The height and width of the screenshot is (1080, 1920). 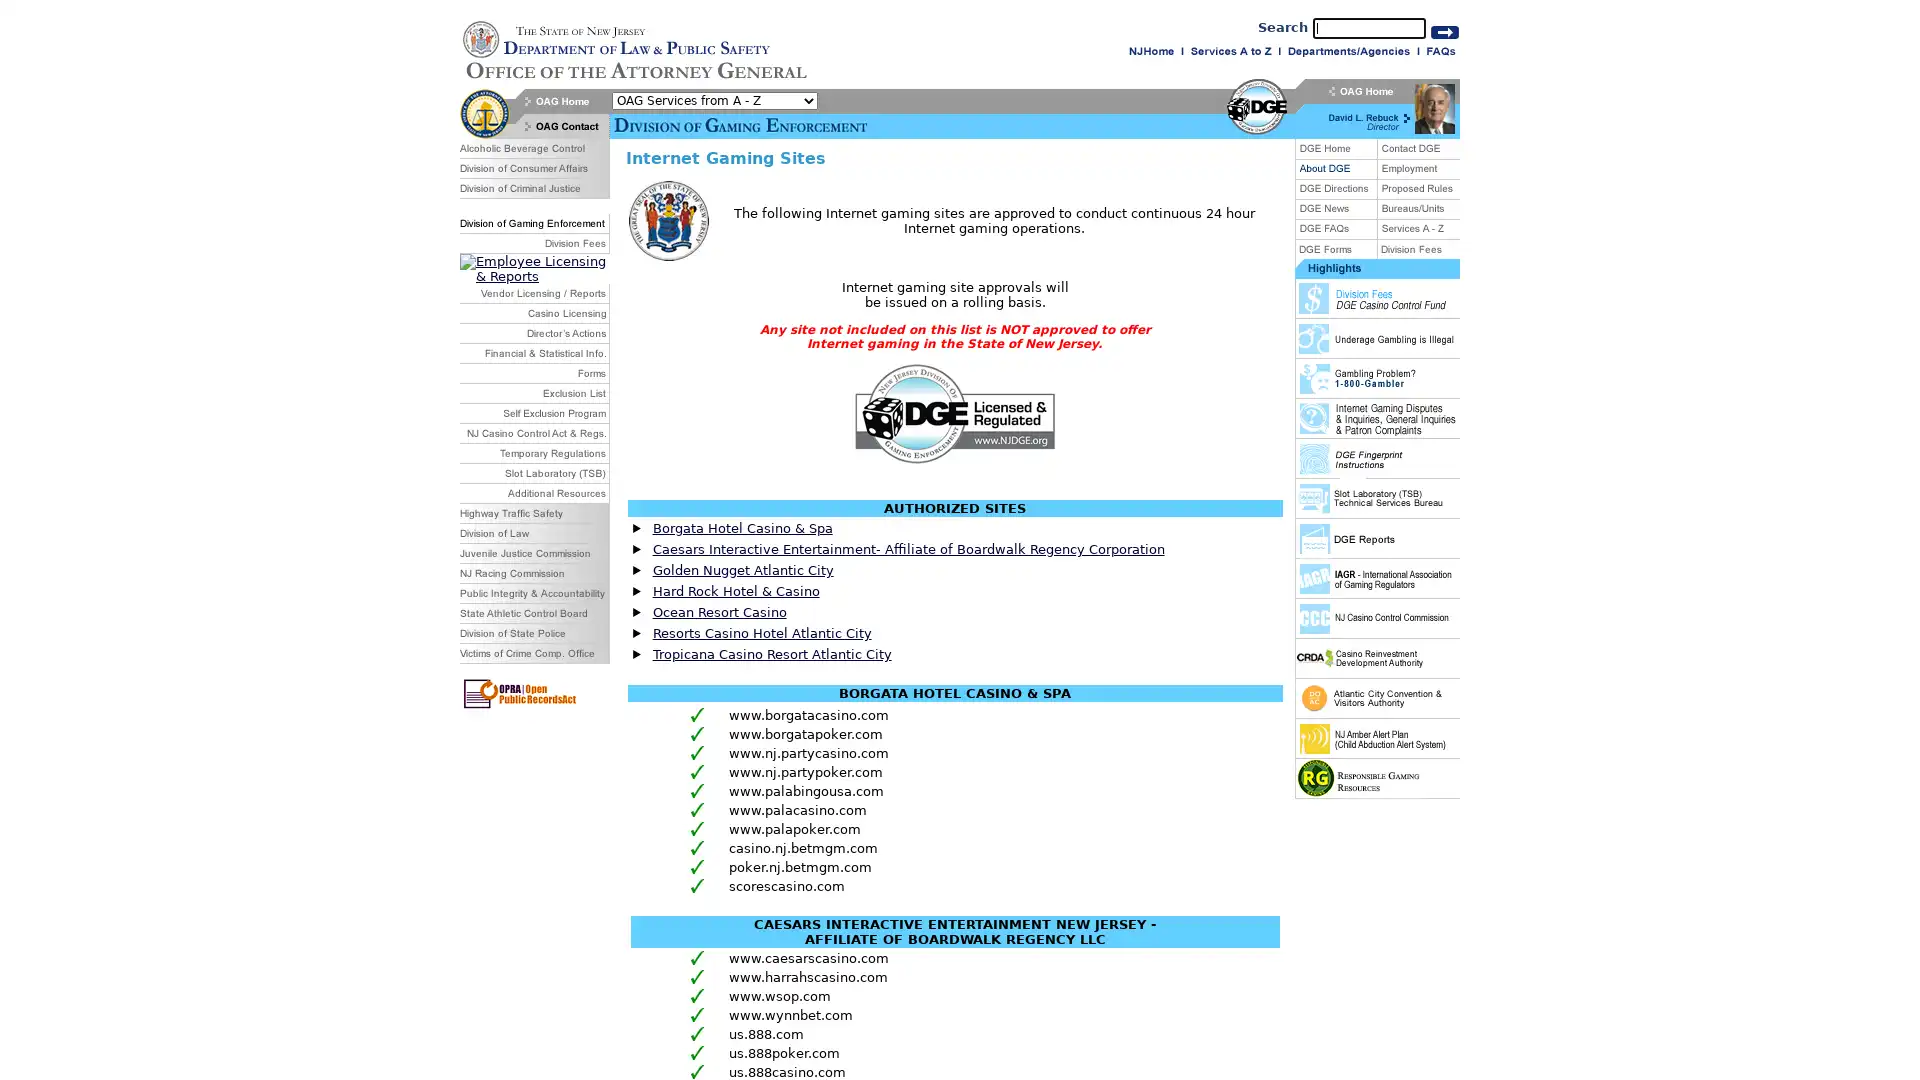 What do you see at coordinates (1444, 31) in the screenshot?
I see `submit search` at bounding box center [1444, 31].